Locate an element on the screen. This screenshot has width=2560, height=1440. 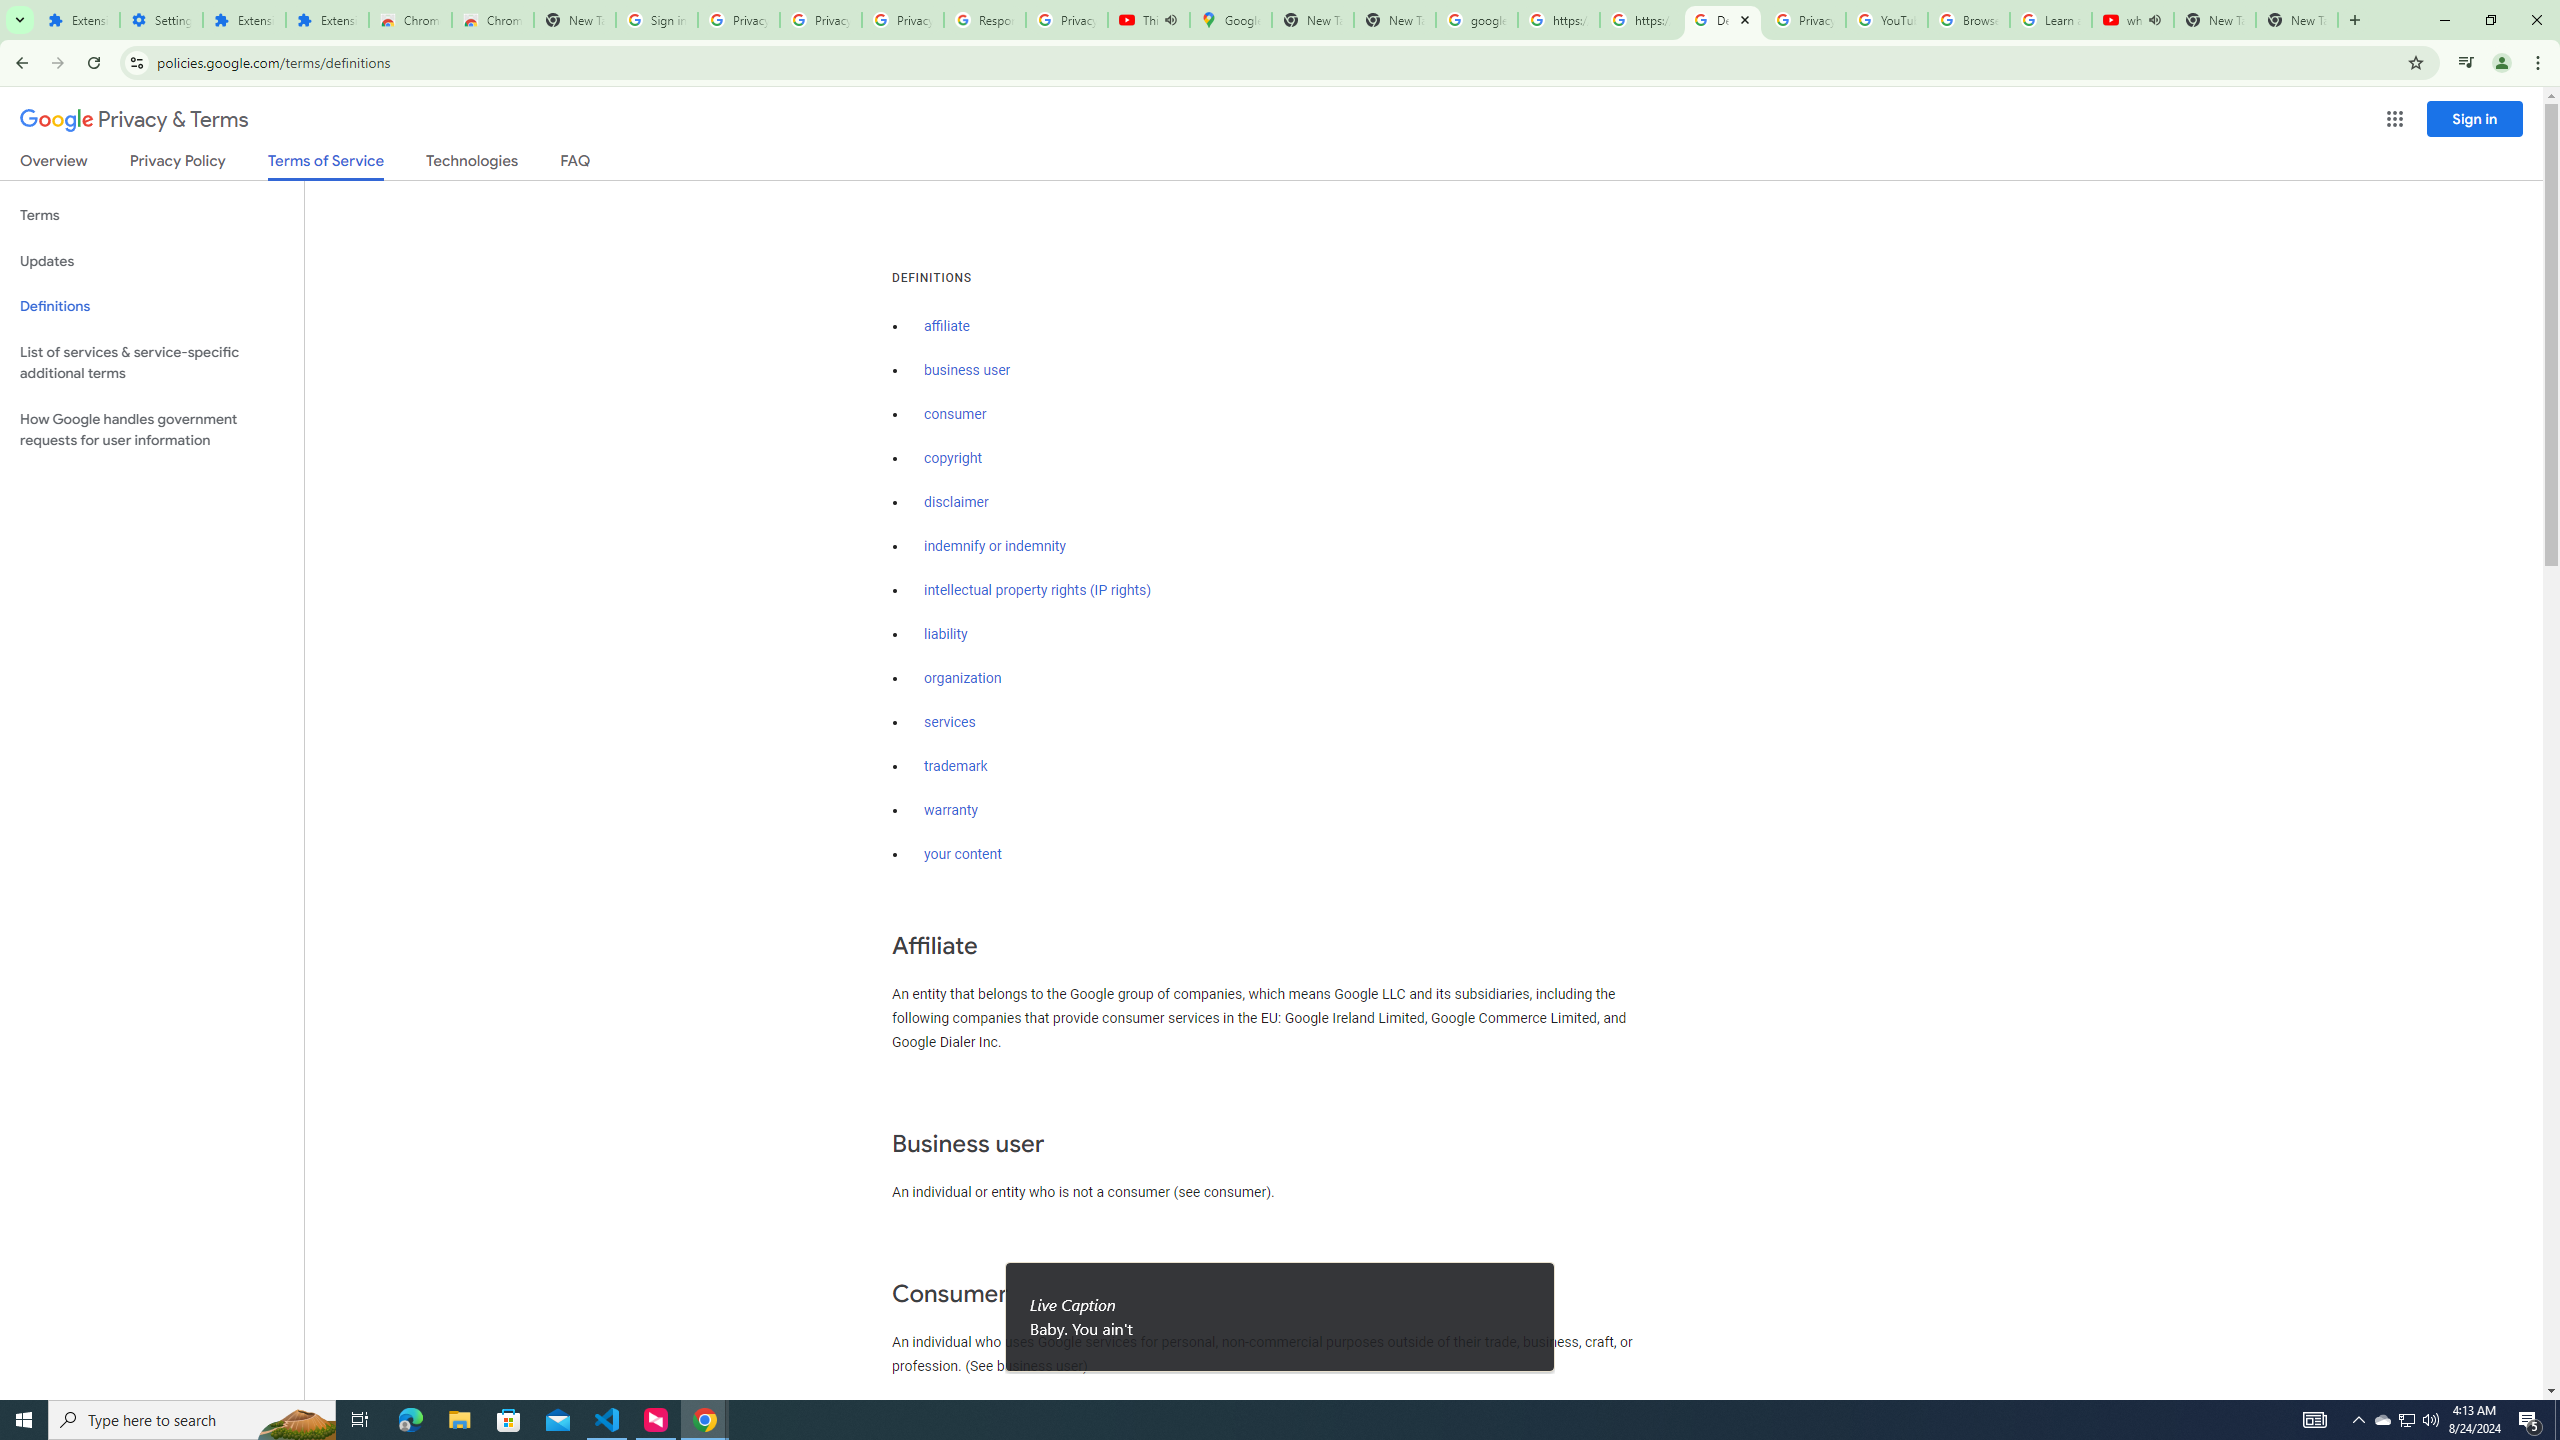
'https://scholar.google.com/' is located at coordinates (1639, 19).